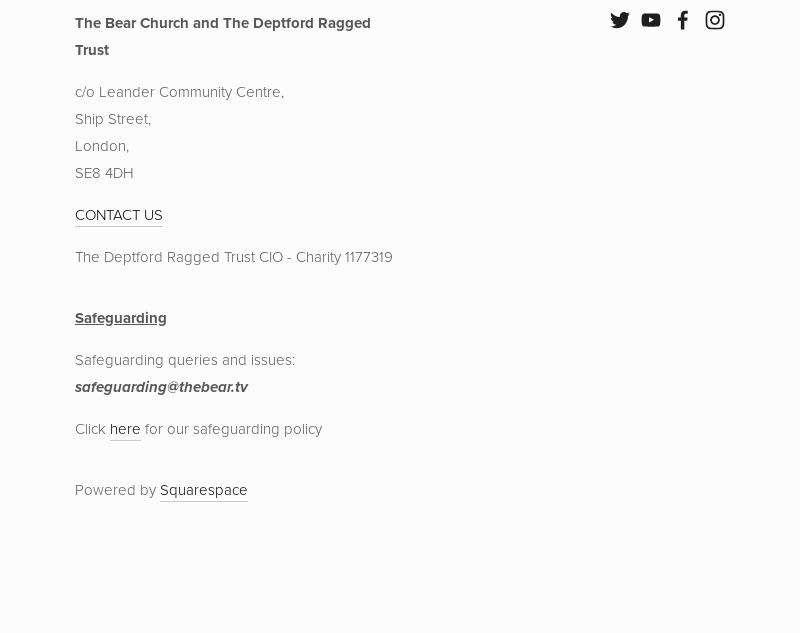 The width and height of the screenshot is (800, 633). What do you see at coordinates (161, 386) in the screenshot?
I see `'safeguarding@thebear.tv'` at bounding box center [161, 386].